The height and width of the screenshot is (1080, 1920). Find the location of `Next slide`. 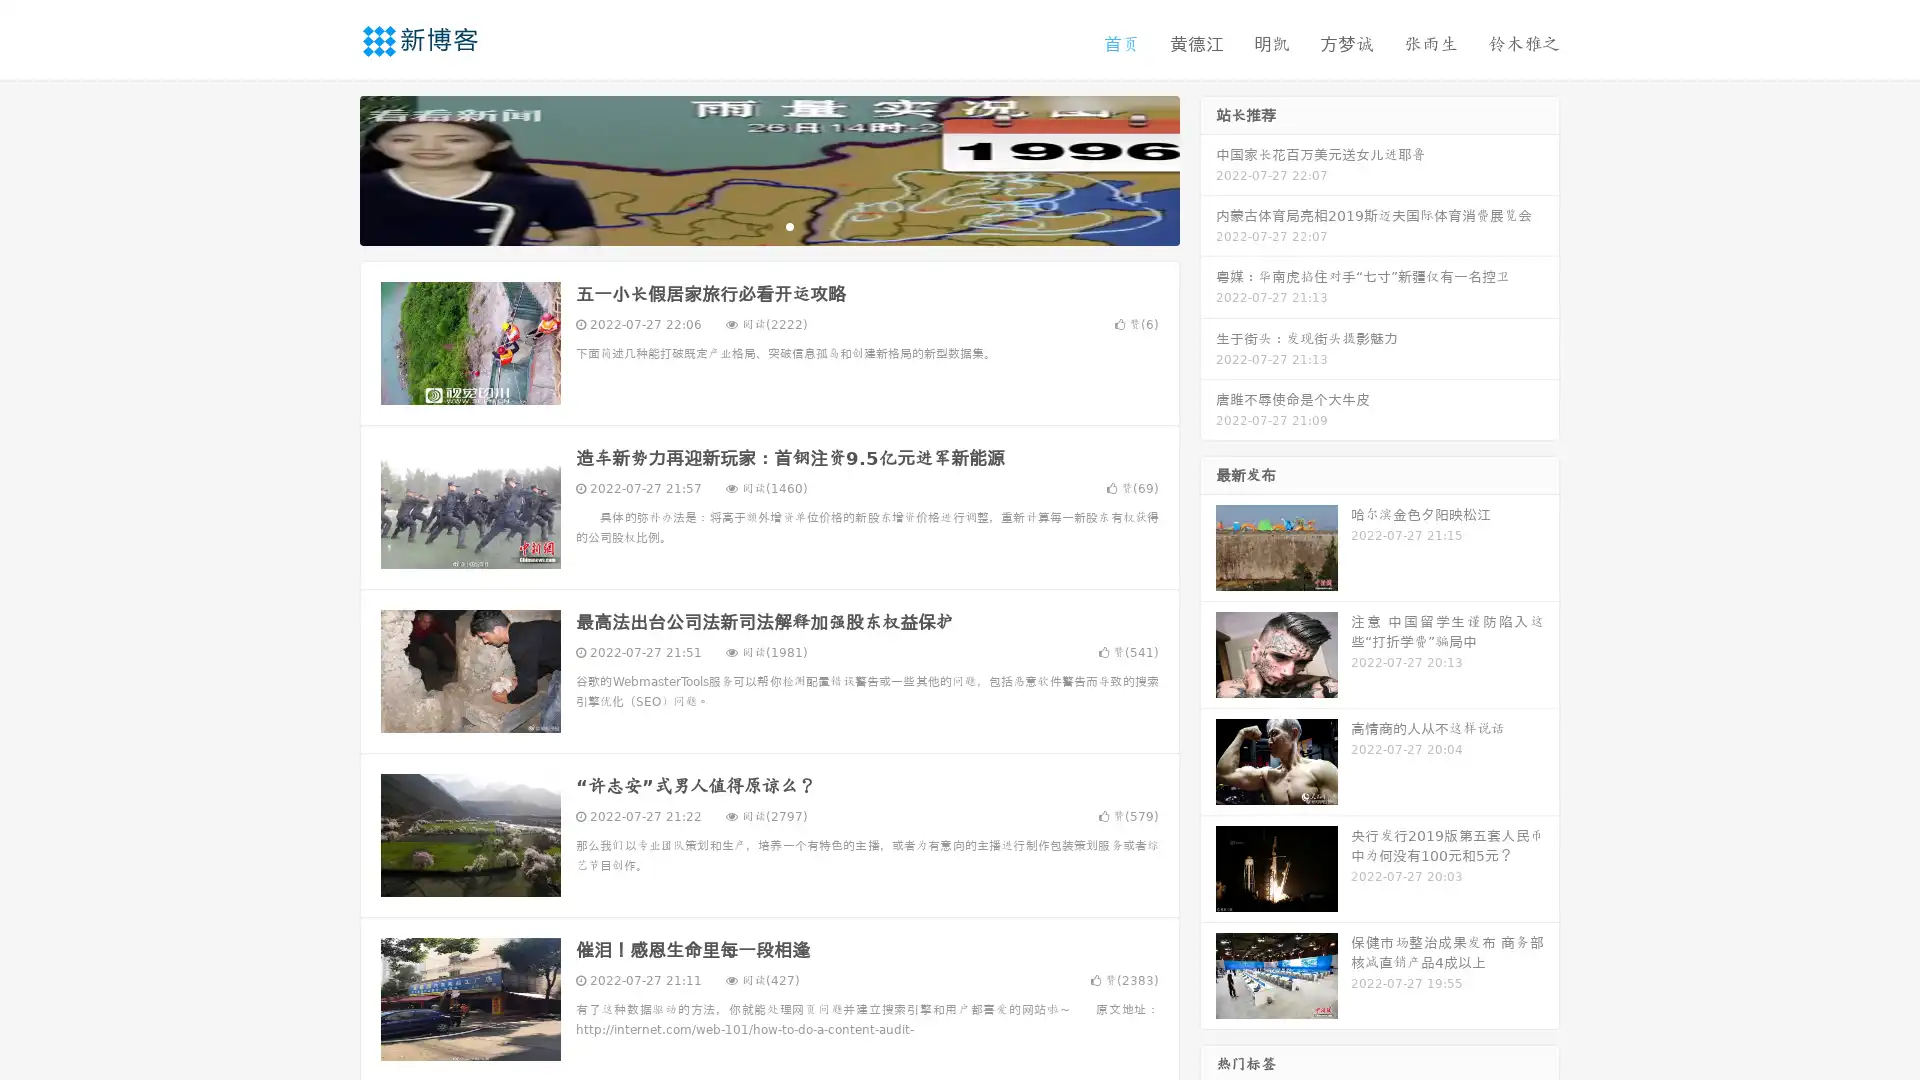

Next slide is located at coordinates (1208, 168).